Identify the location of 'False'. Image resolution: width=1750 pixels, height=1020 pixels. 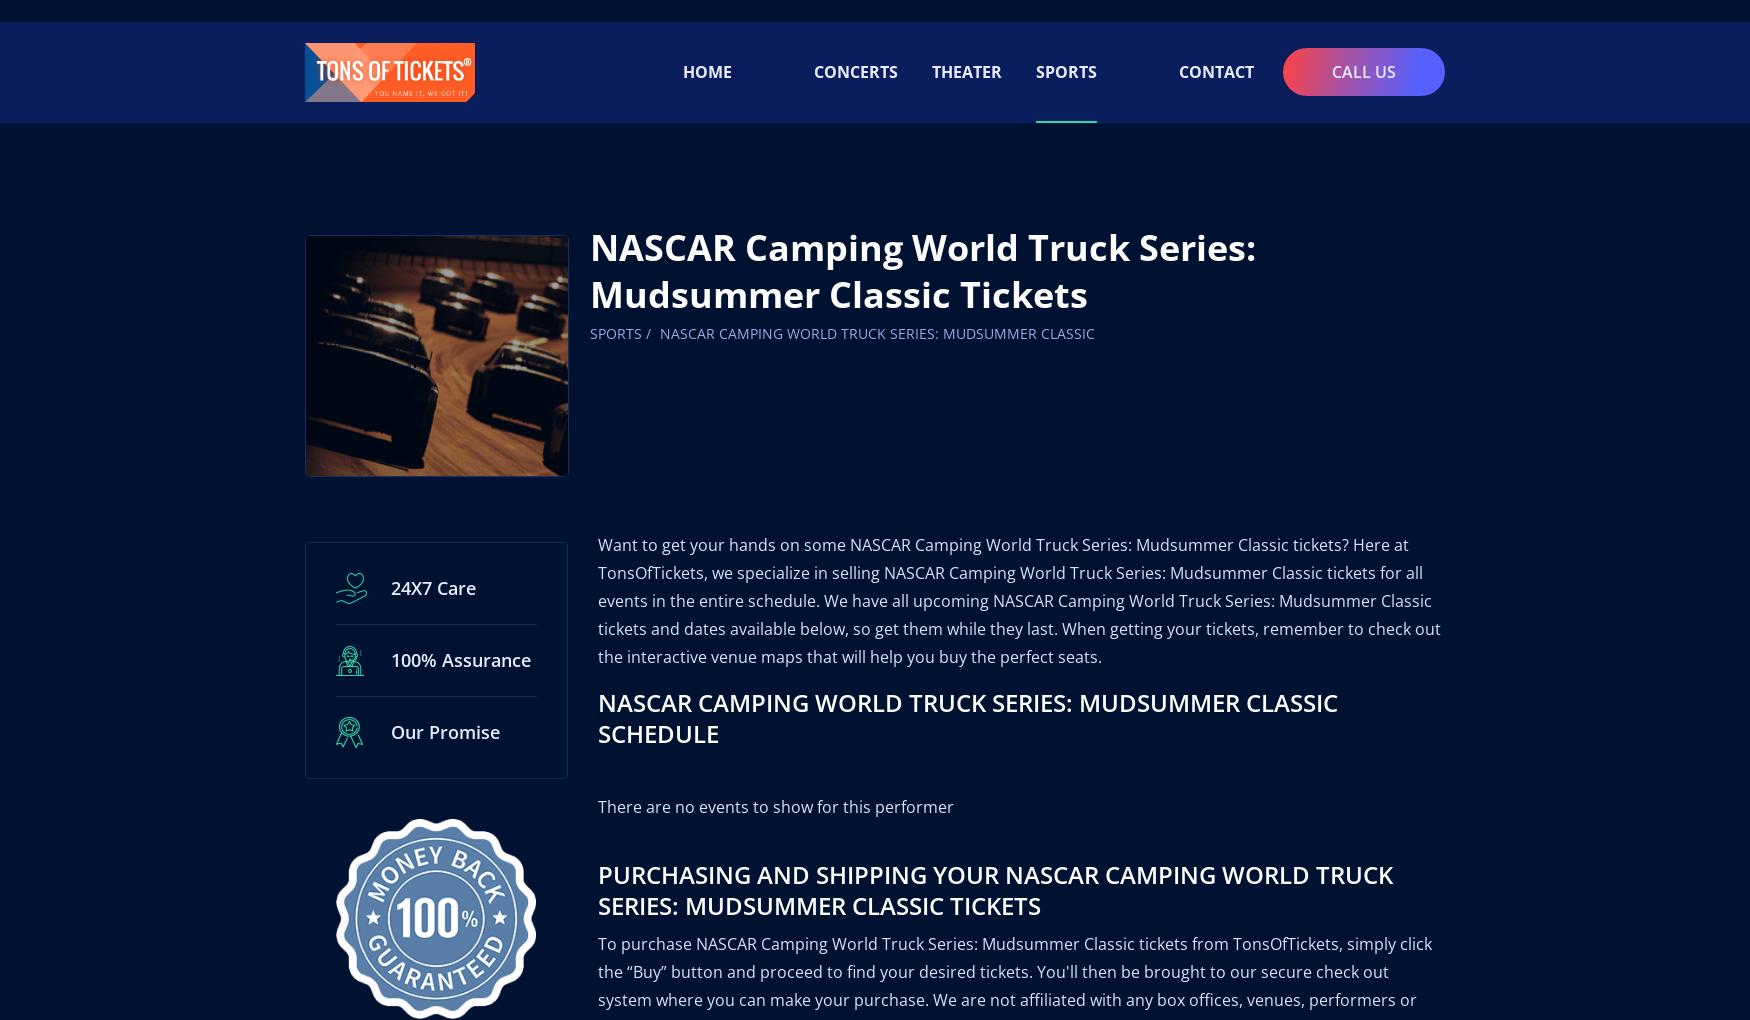
(607, 358).